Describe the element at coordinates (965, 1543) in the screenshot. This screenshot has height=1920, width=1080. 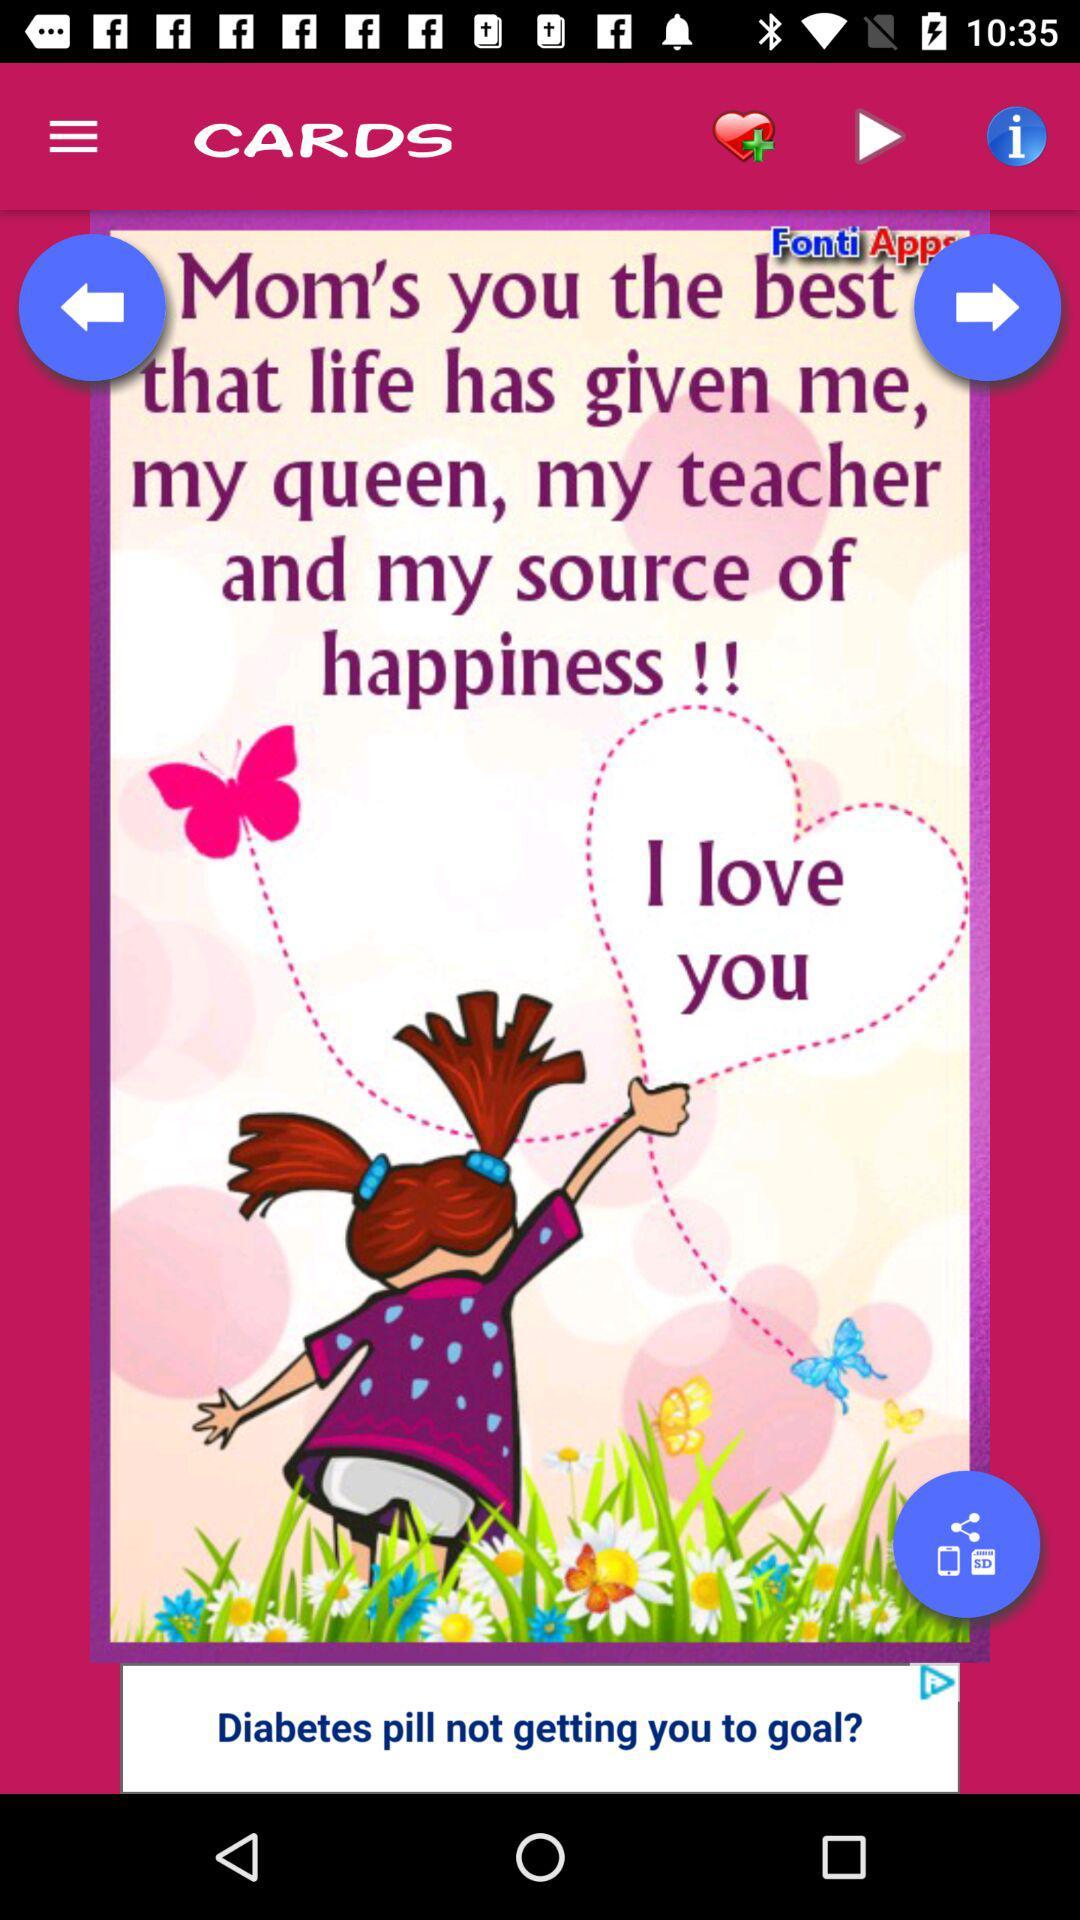
I see `share button` at that location.